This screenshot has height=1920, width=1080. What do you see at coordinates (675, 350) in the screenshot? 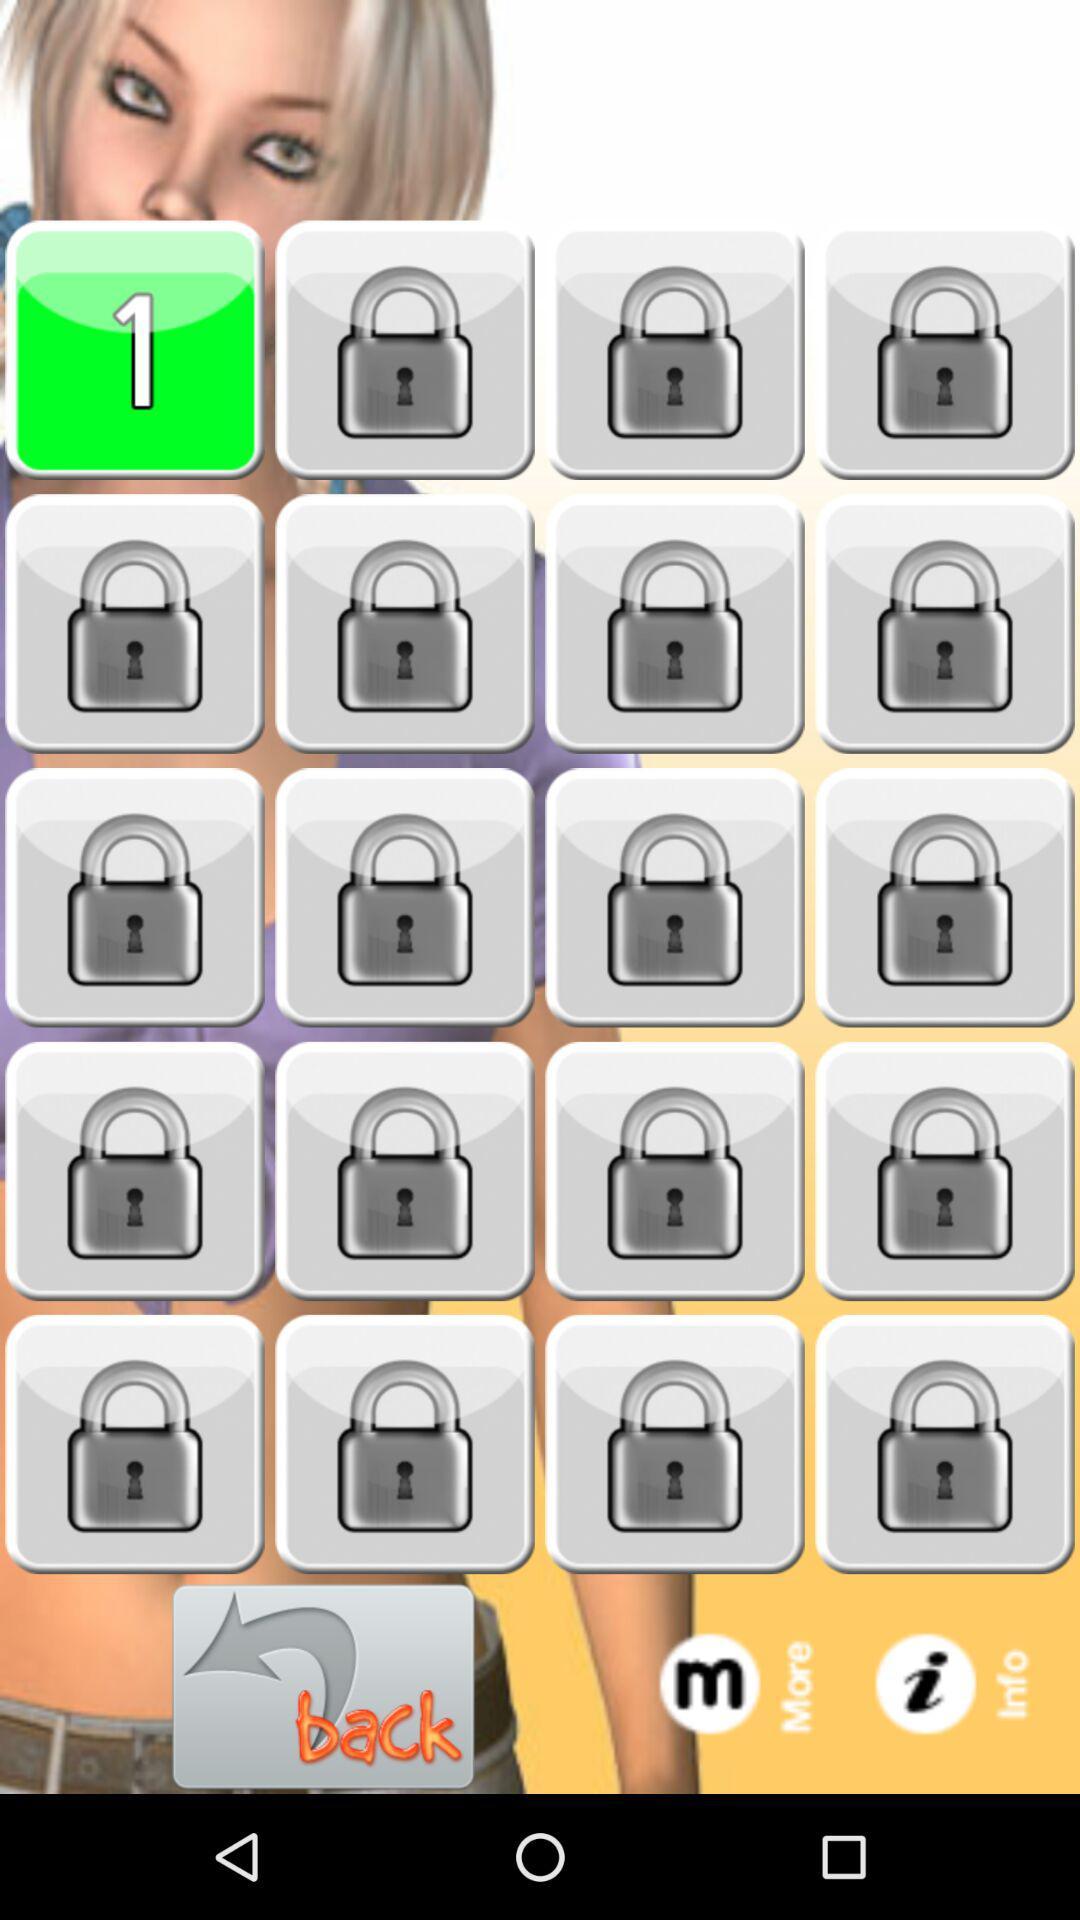
I see `this area is locked` at bounding box center [675, 350].